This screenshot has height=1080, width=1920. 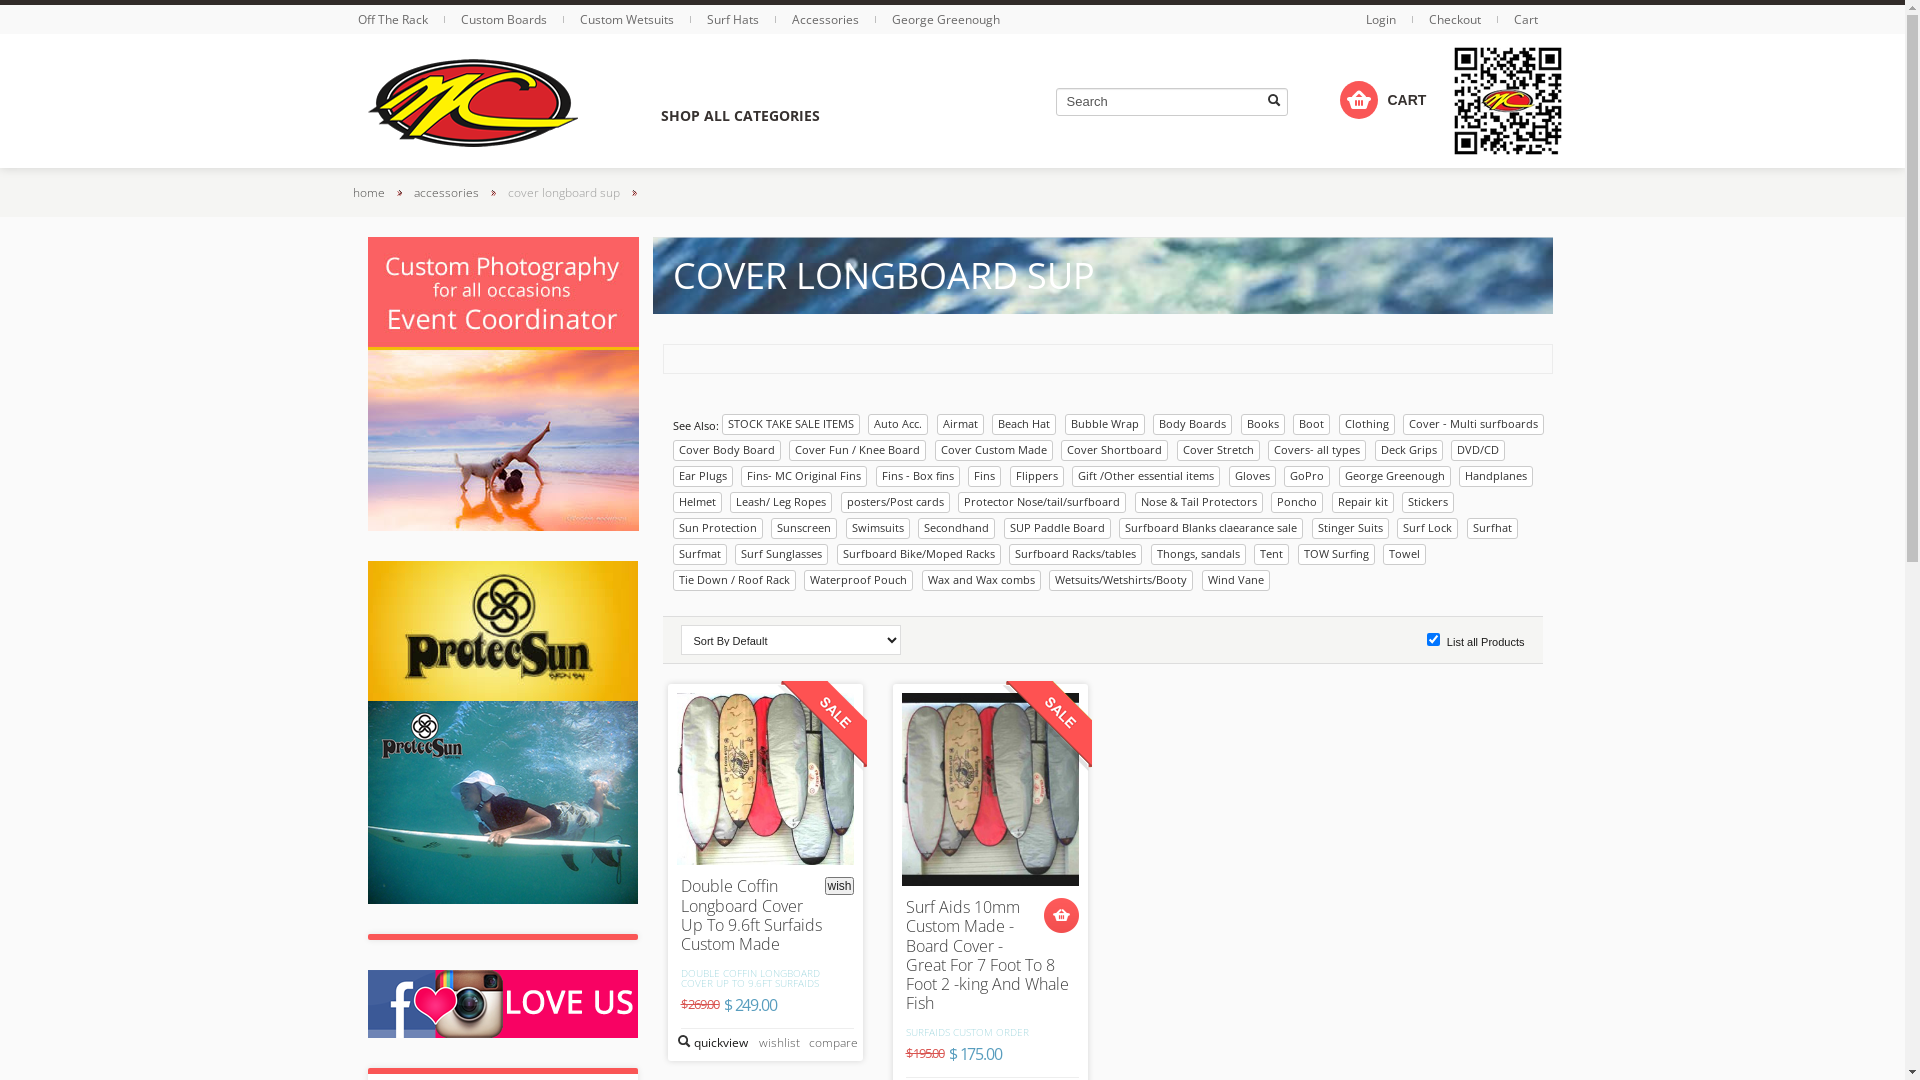 I want to click on 'Surfboard Racks/tables', so click(x=1074, y=554).